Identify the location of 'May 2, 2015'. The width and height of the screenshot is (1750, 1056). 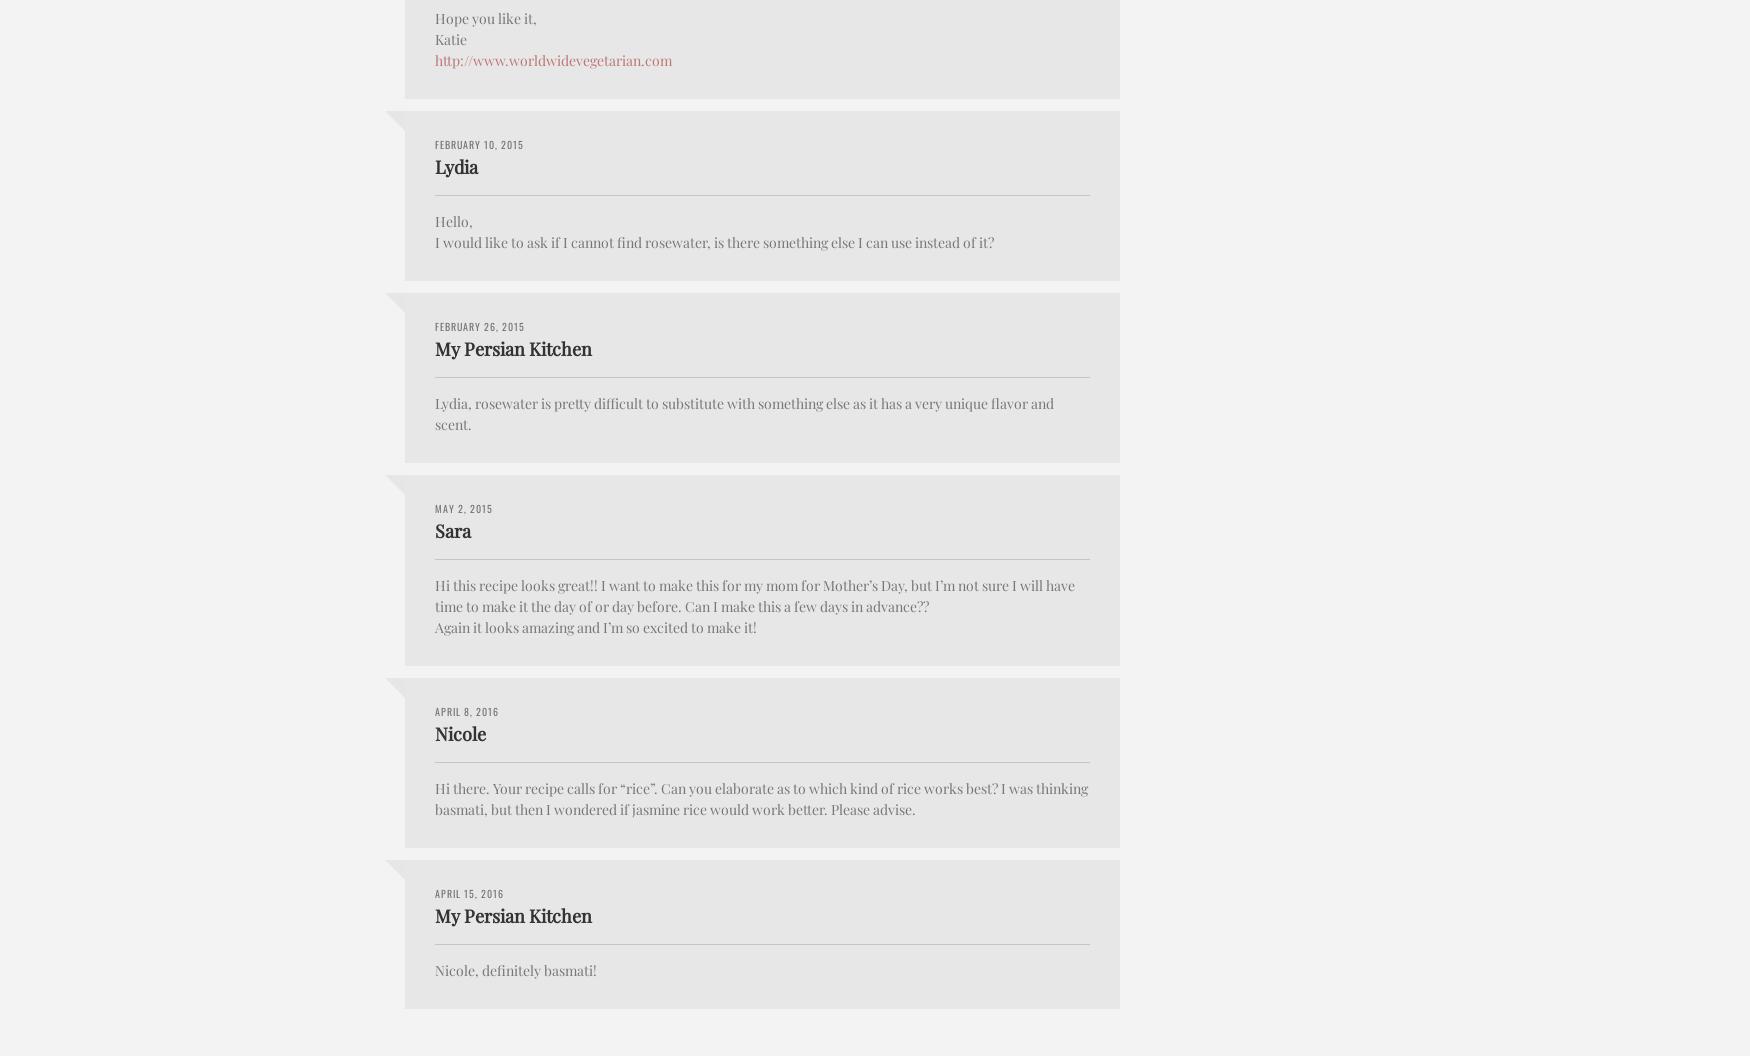
(434, 506).